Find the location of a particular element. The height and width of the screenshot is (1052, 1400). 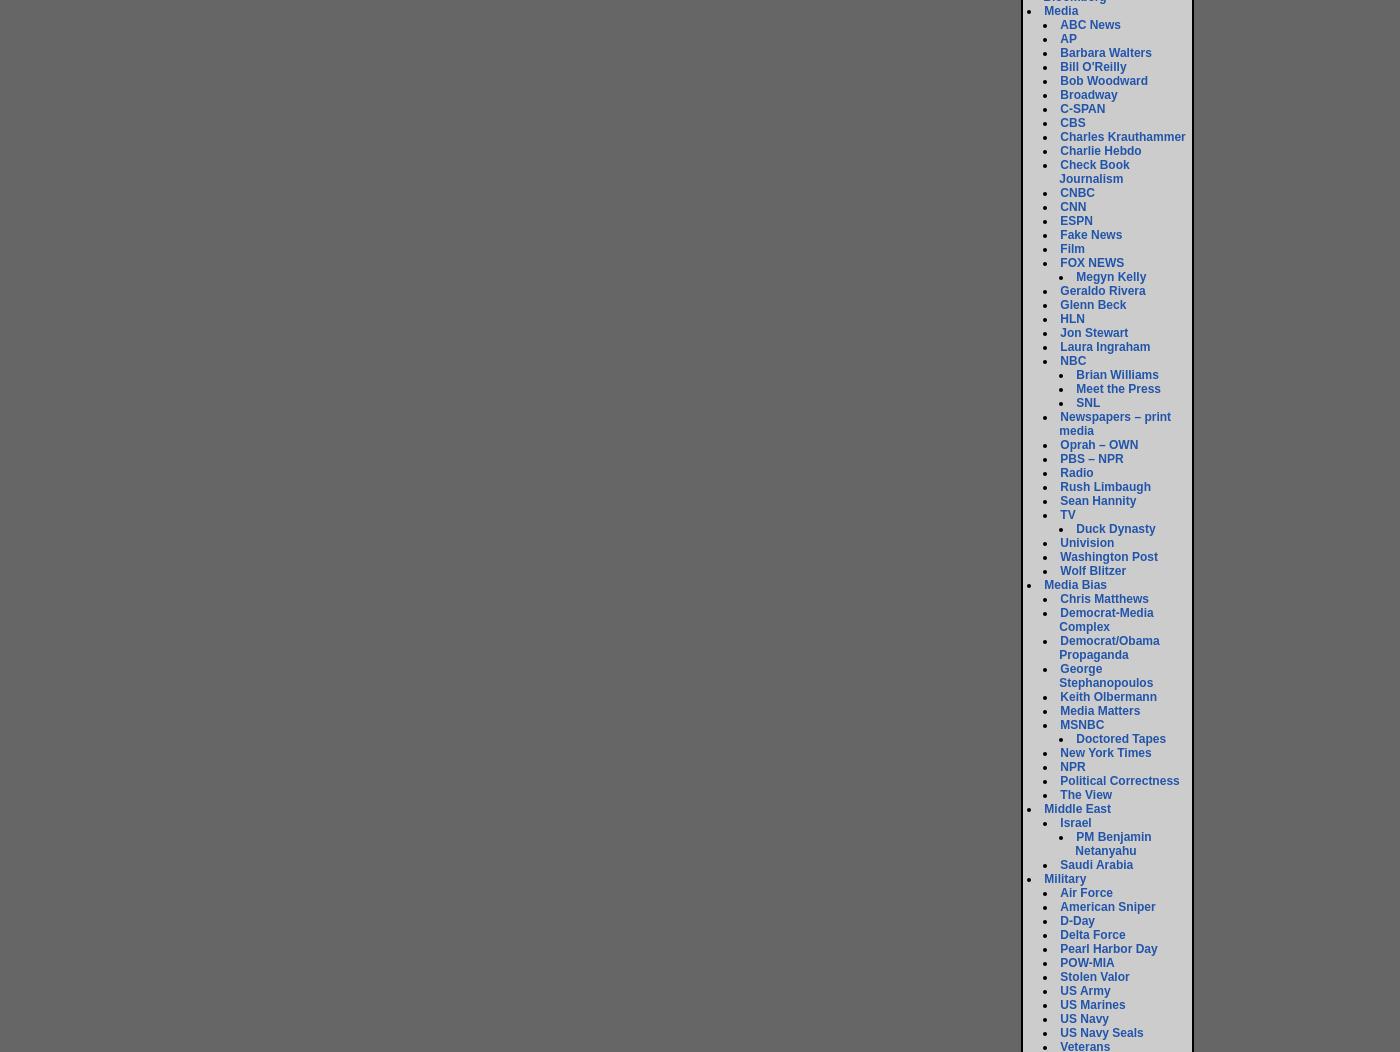

'PBS – NPR' is located at coordinates (1091, 458).